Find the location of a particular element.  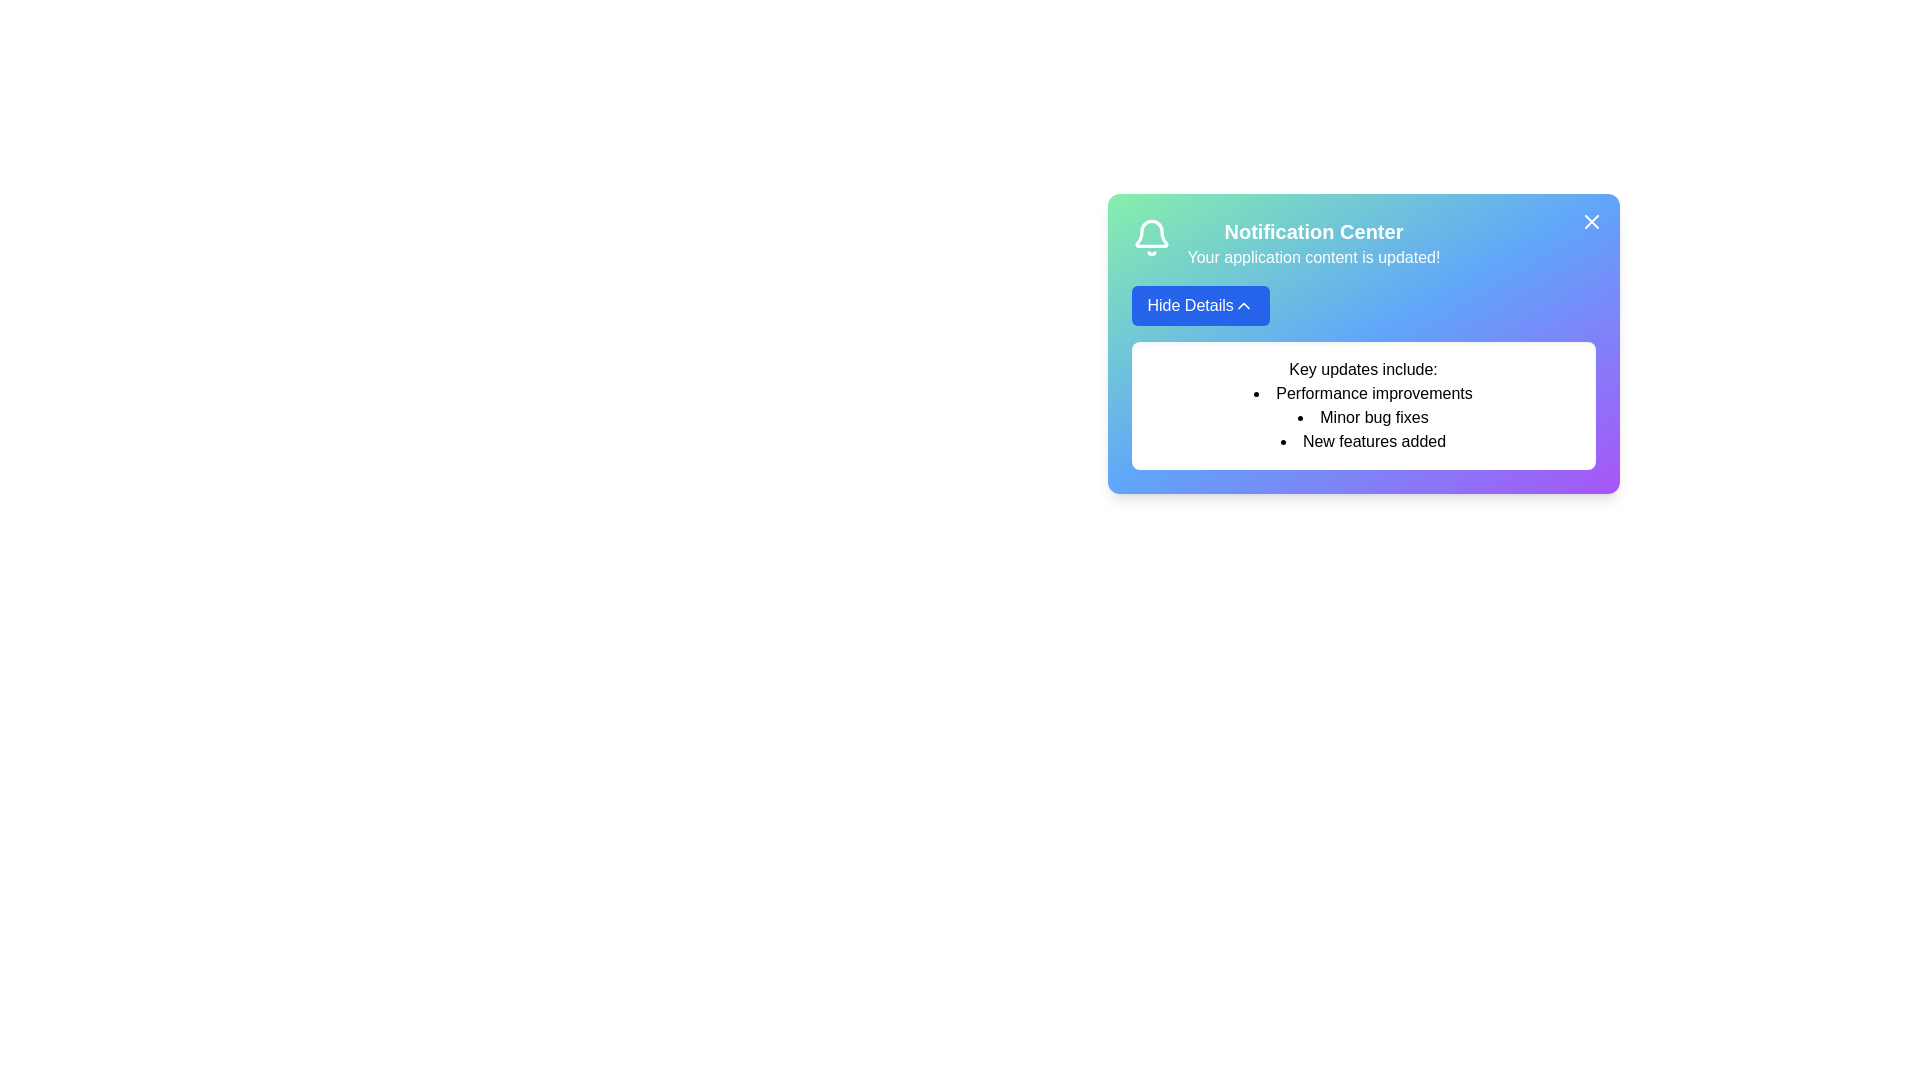

the bell icon to interact with it is located at coordinates (1151, 237).